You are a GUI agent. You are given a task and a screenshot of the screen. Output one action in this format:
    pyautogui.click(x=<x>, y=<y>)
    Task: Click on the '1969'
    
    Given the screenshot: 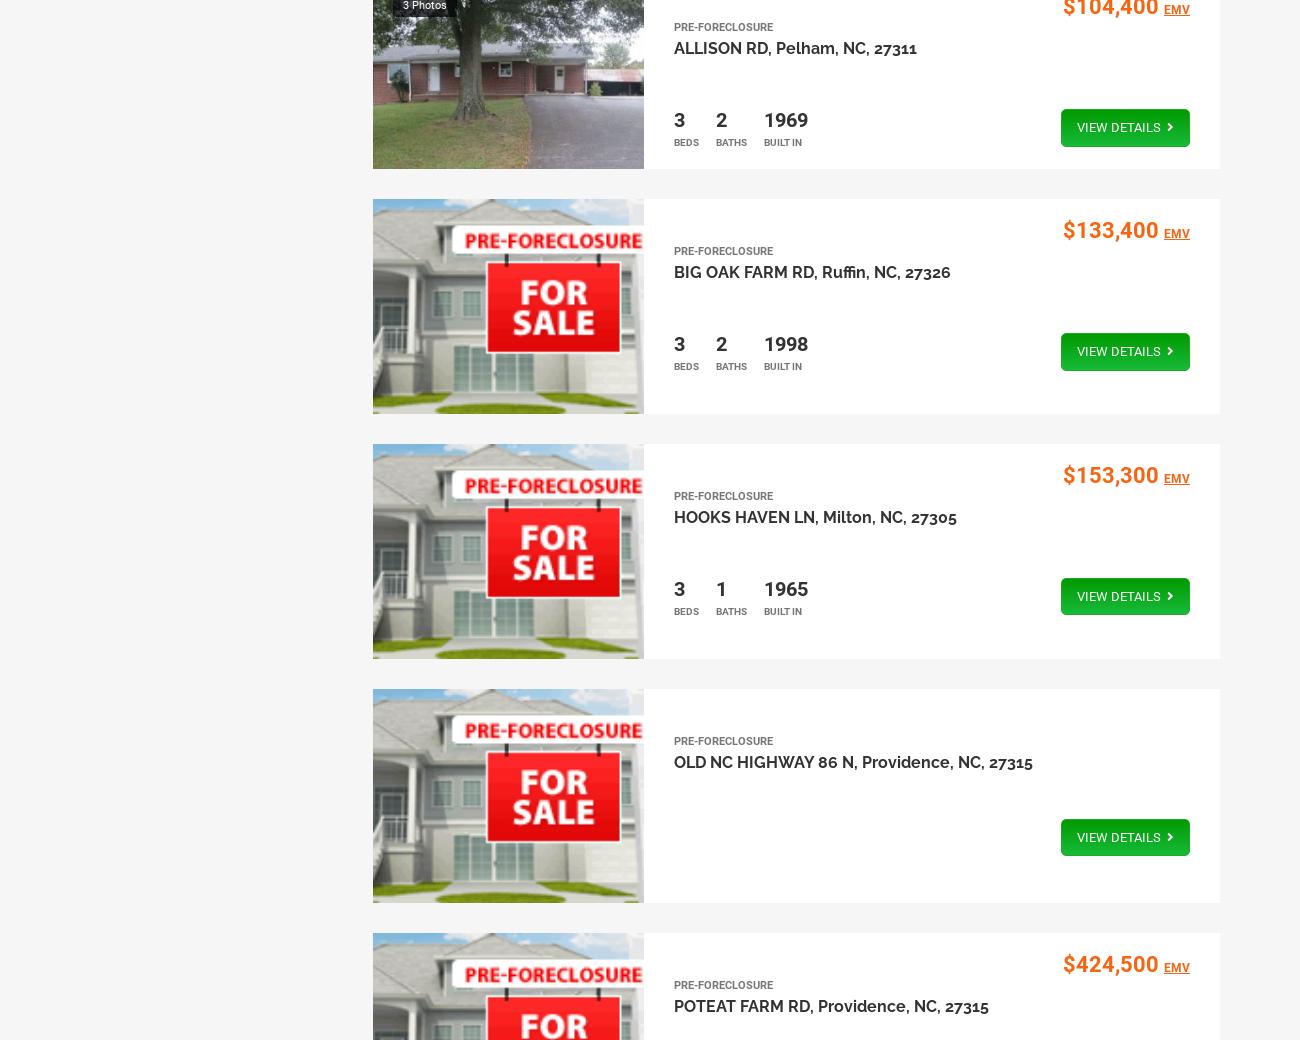 What is the action you would take?
    pyautogui.click(x=783, y=119)
    